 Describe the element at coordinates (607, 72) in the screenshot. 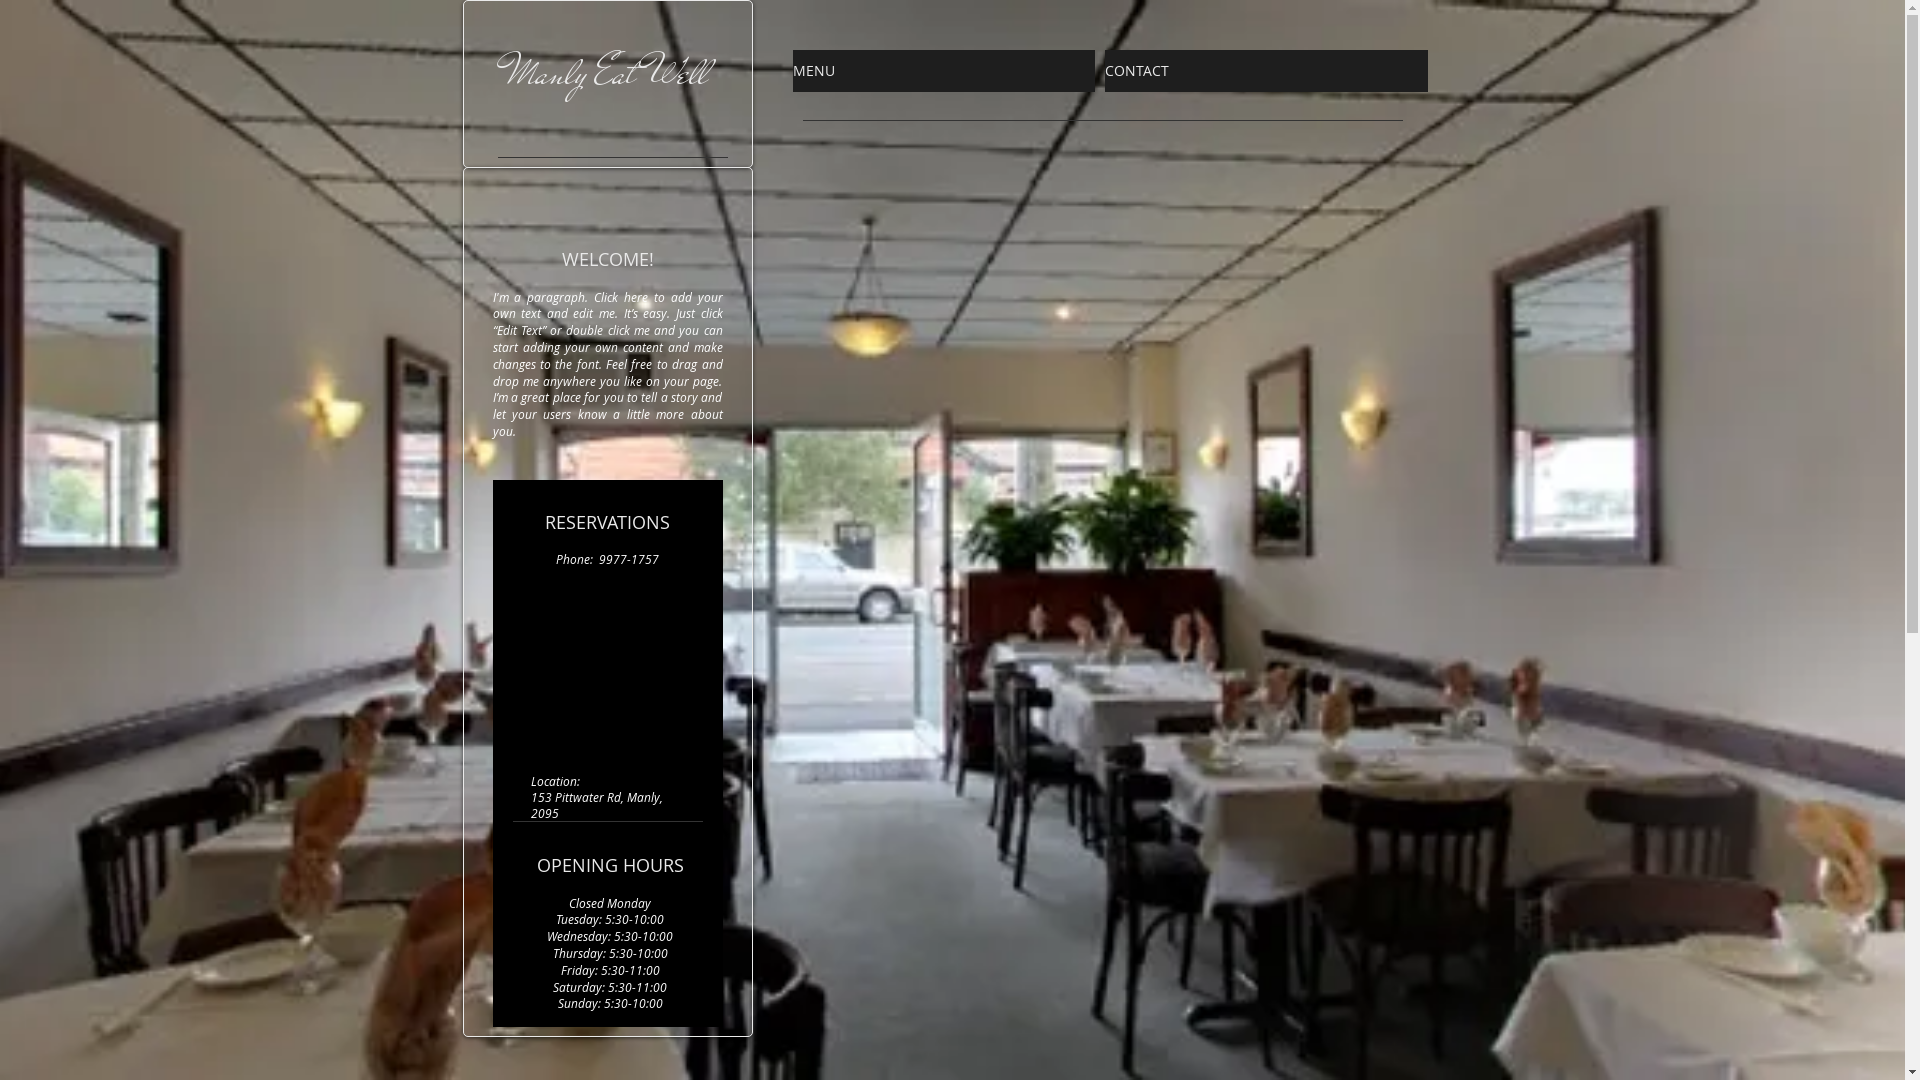

I see `'Manly Eat Well'` at that location.